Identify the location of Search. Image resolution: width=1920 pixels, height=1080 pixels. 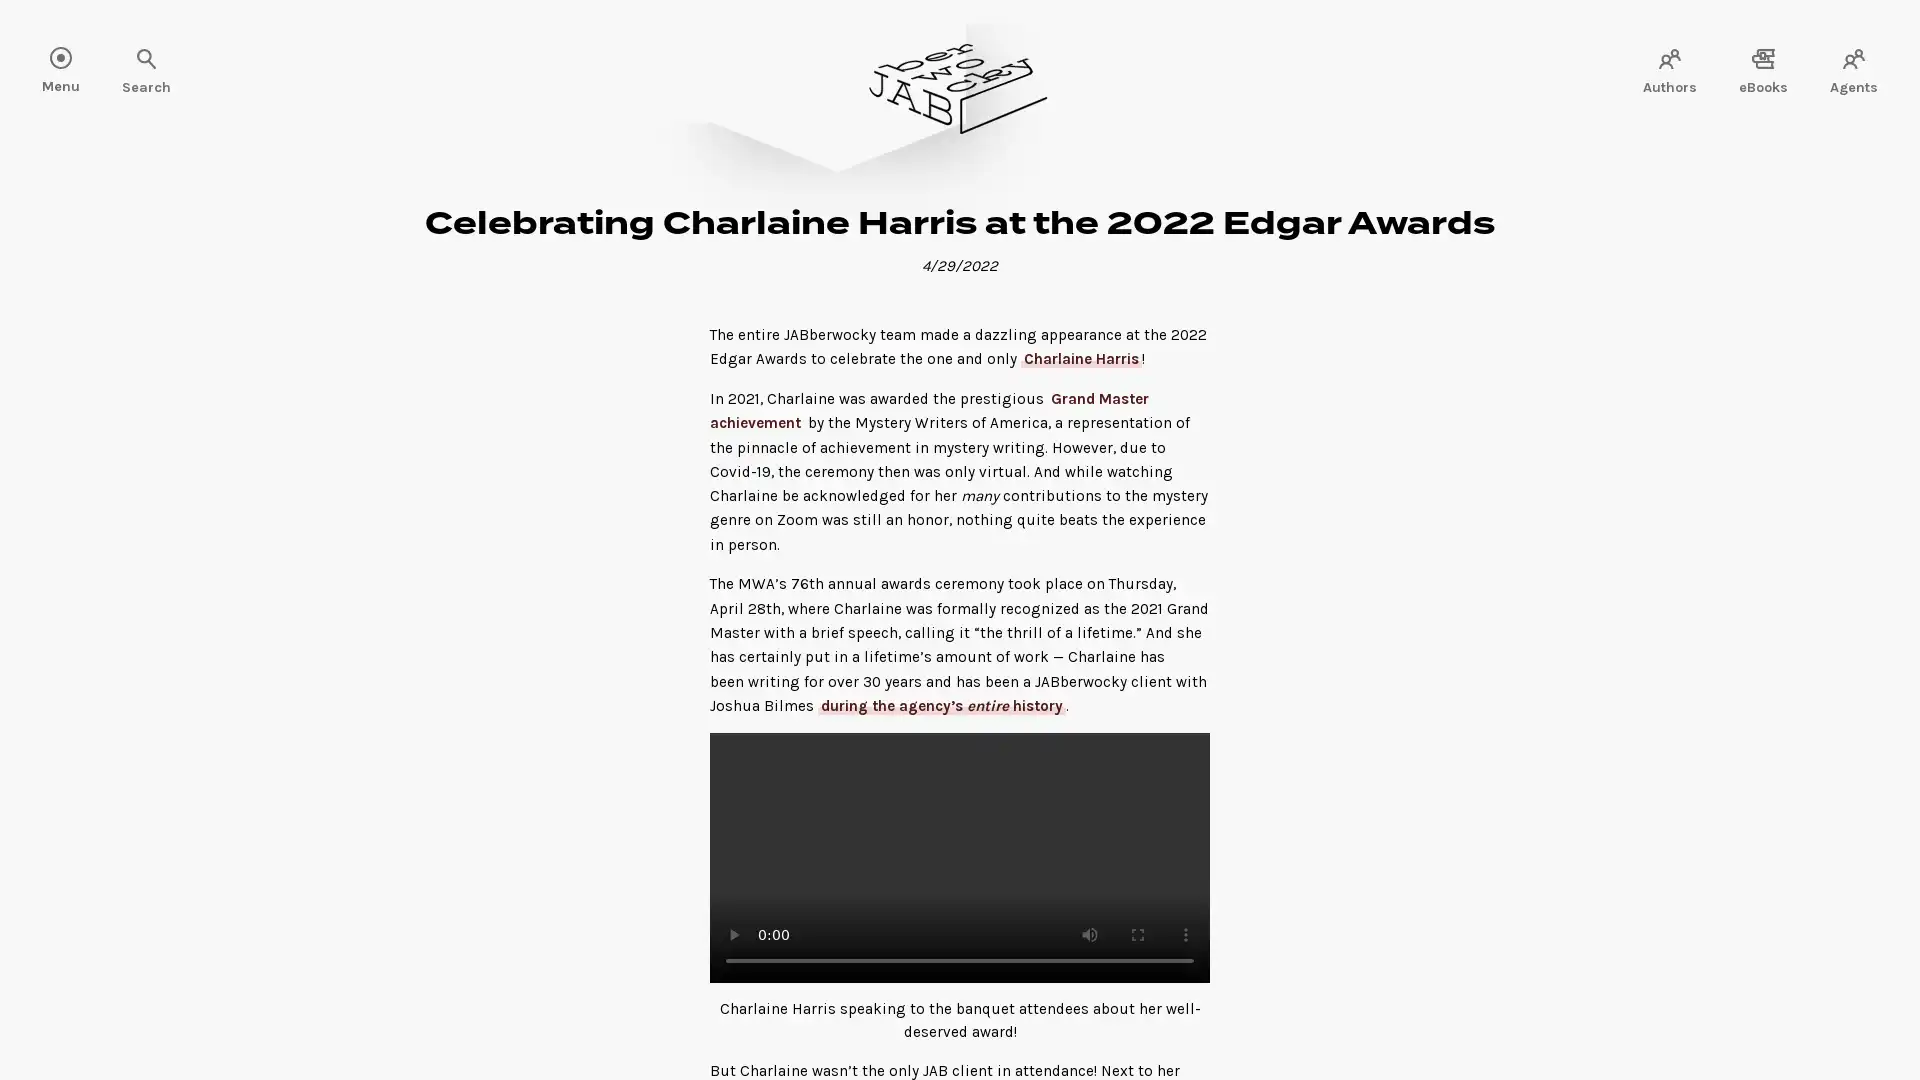
(80, 60).